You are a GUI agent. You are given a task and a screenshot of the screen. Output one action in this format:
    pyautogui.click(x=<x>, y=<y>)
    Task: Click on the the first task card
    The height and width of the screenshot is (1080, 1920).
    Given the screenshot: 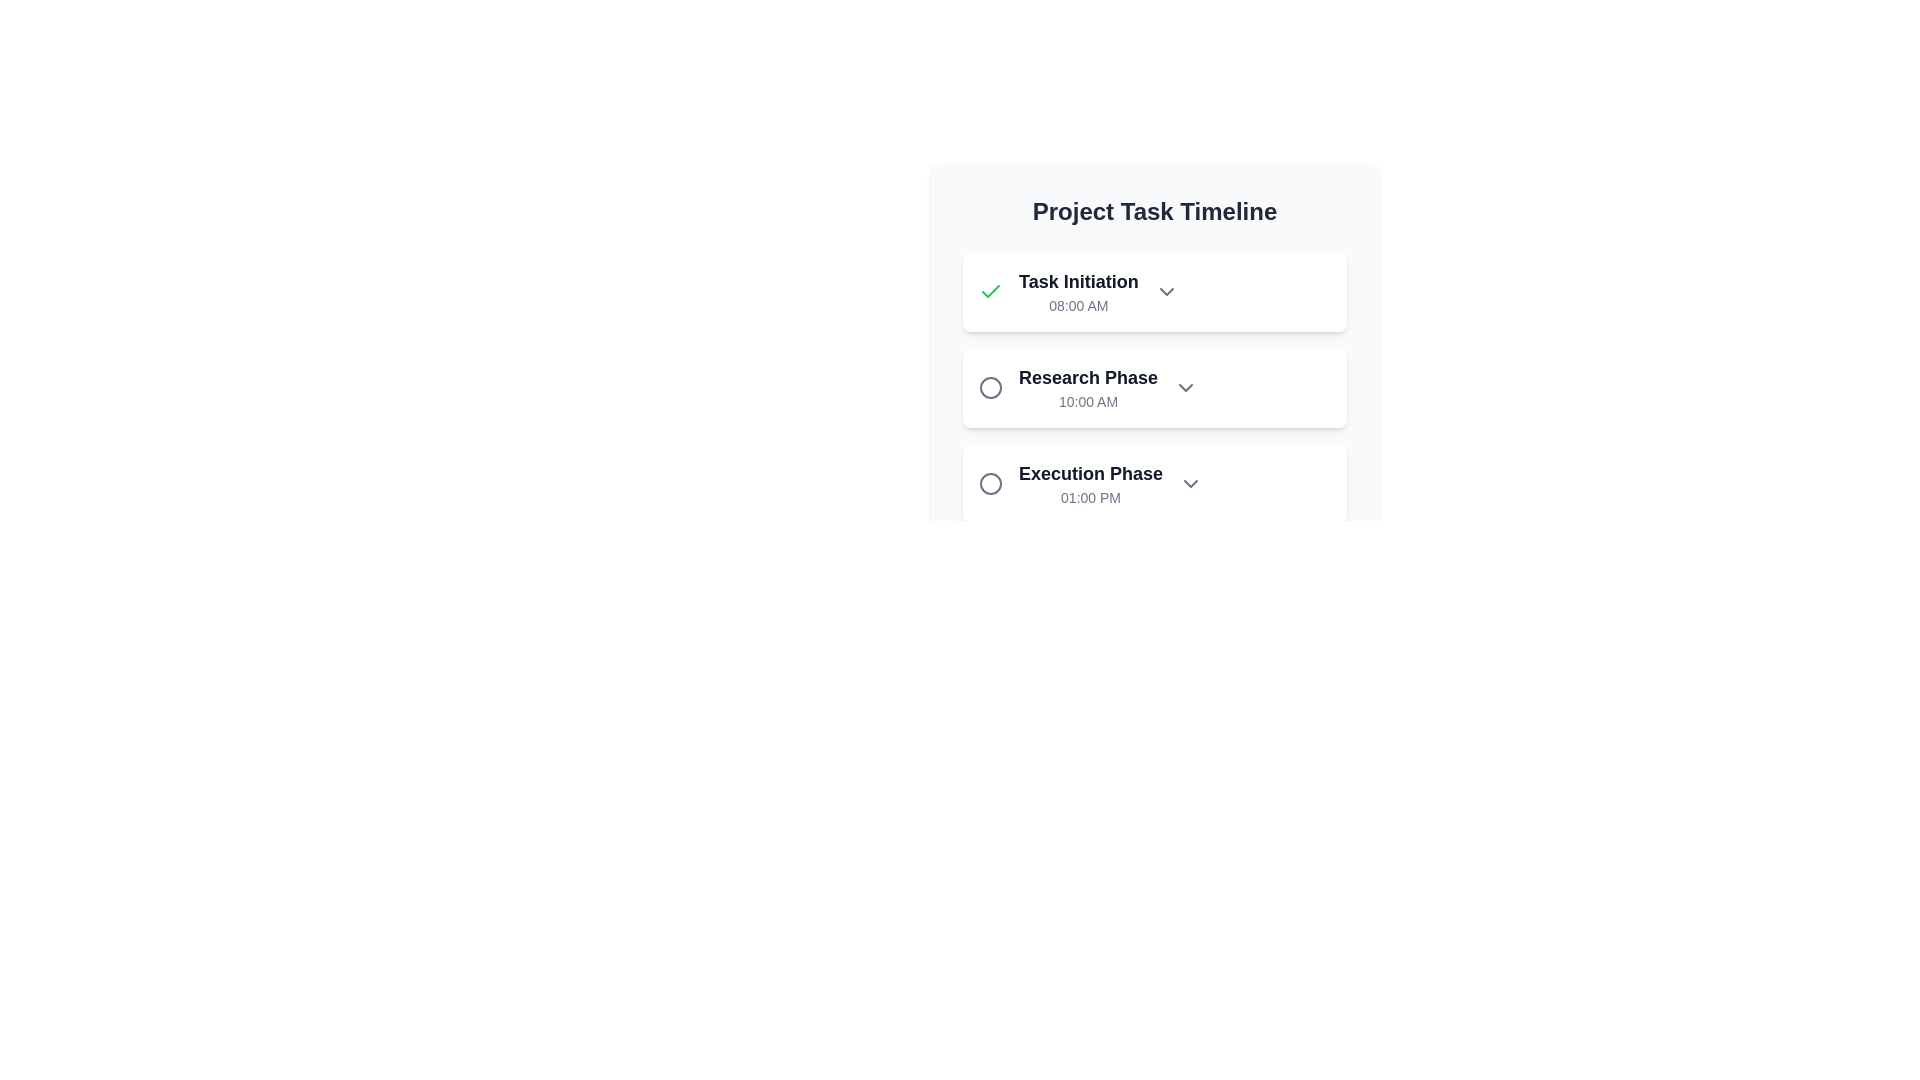 What is the action you would take?
    pyautogui.click(x=1155, y=292)
    